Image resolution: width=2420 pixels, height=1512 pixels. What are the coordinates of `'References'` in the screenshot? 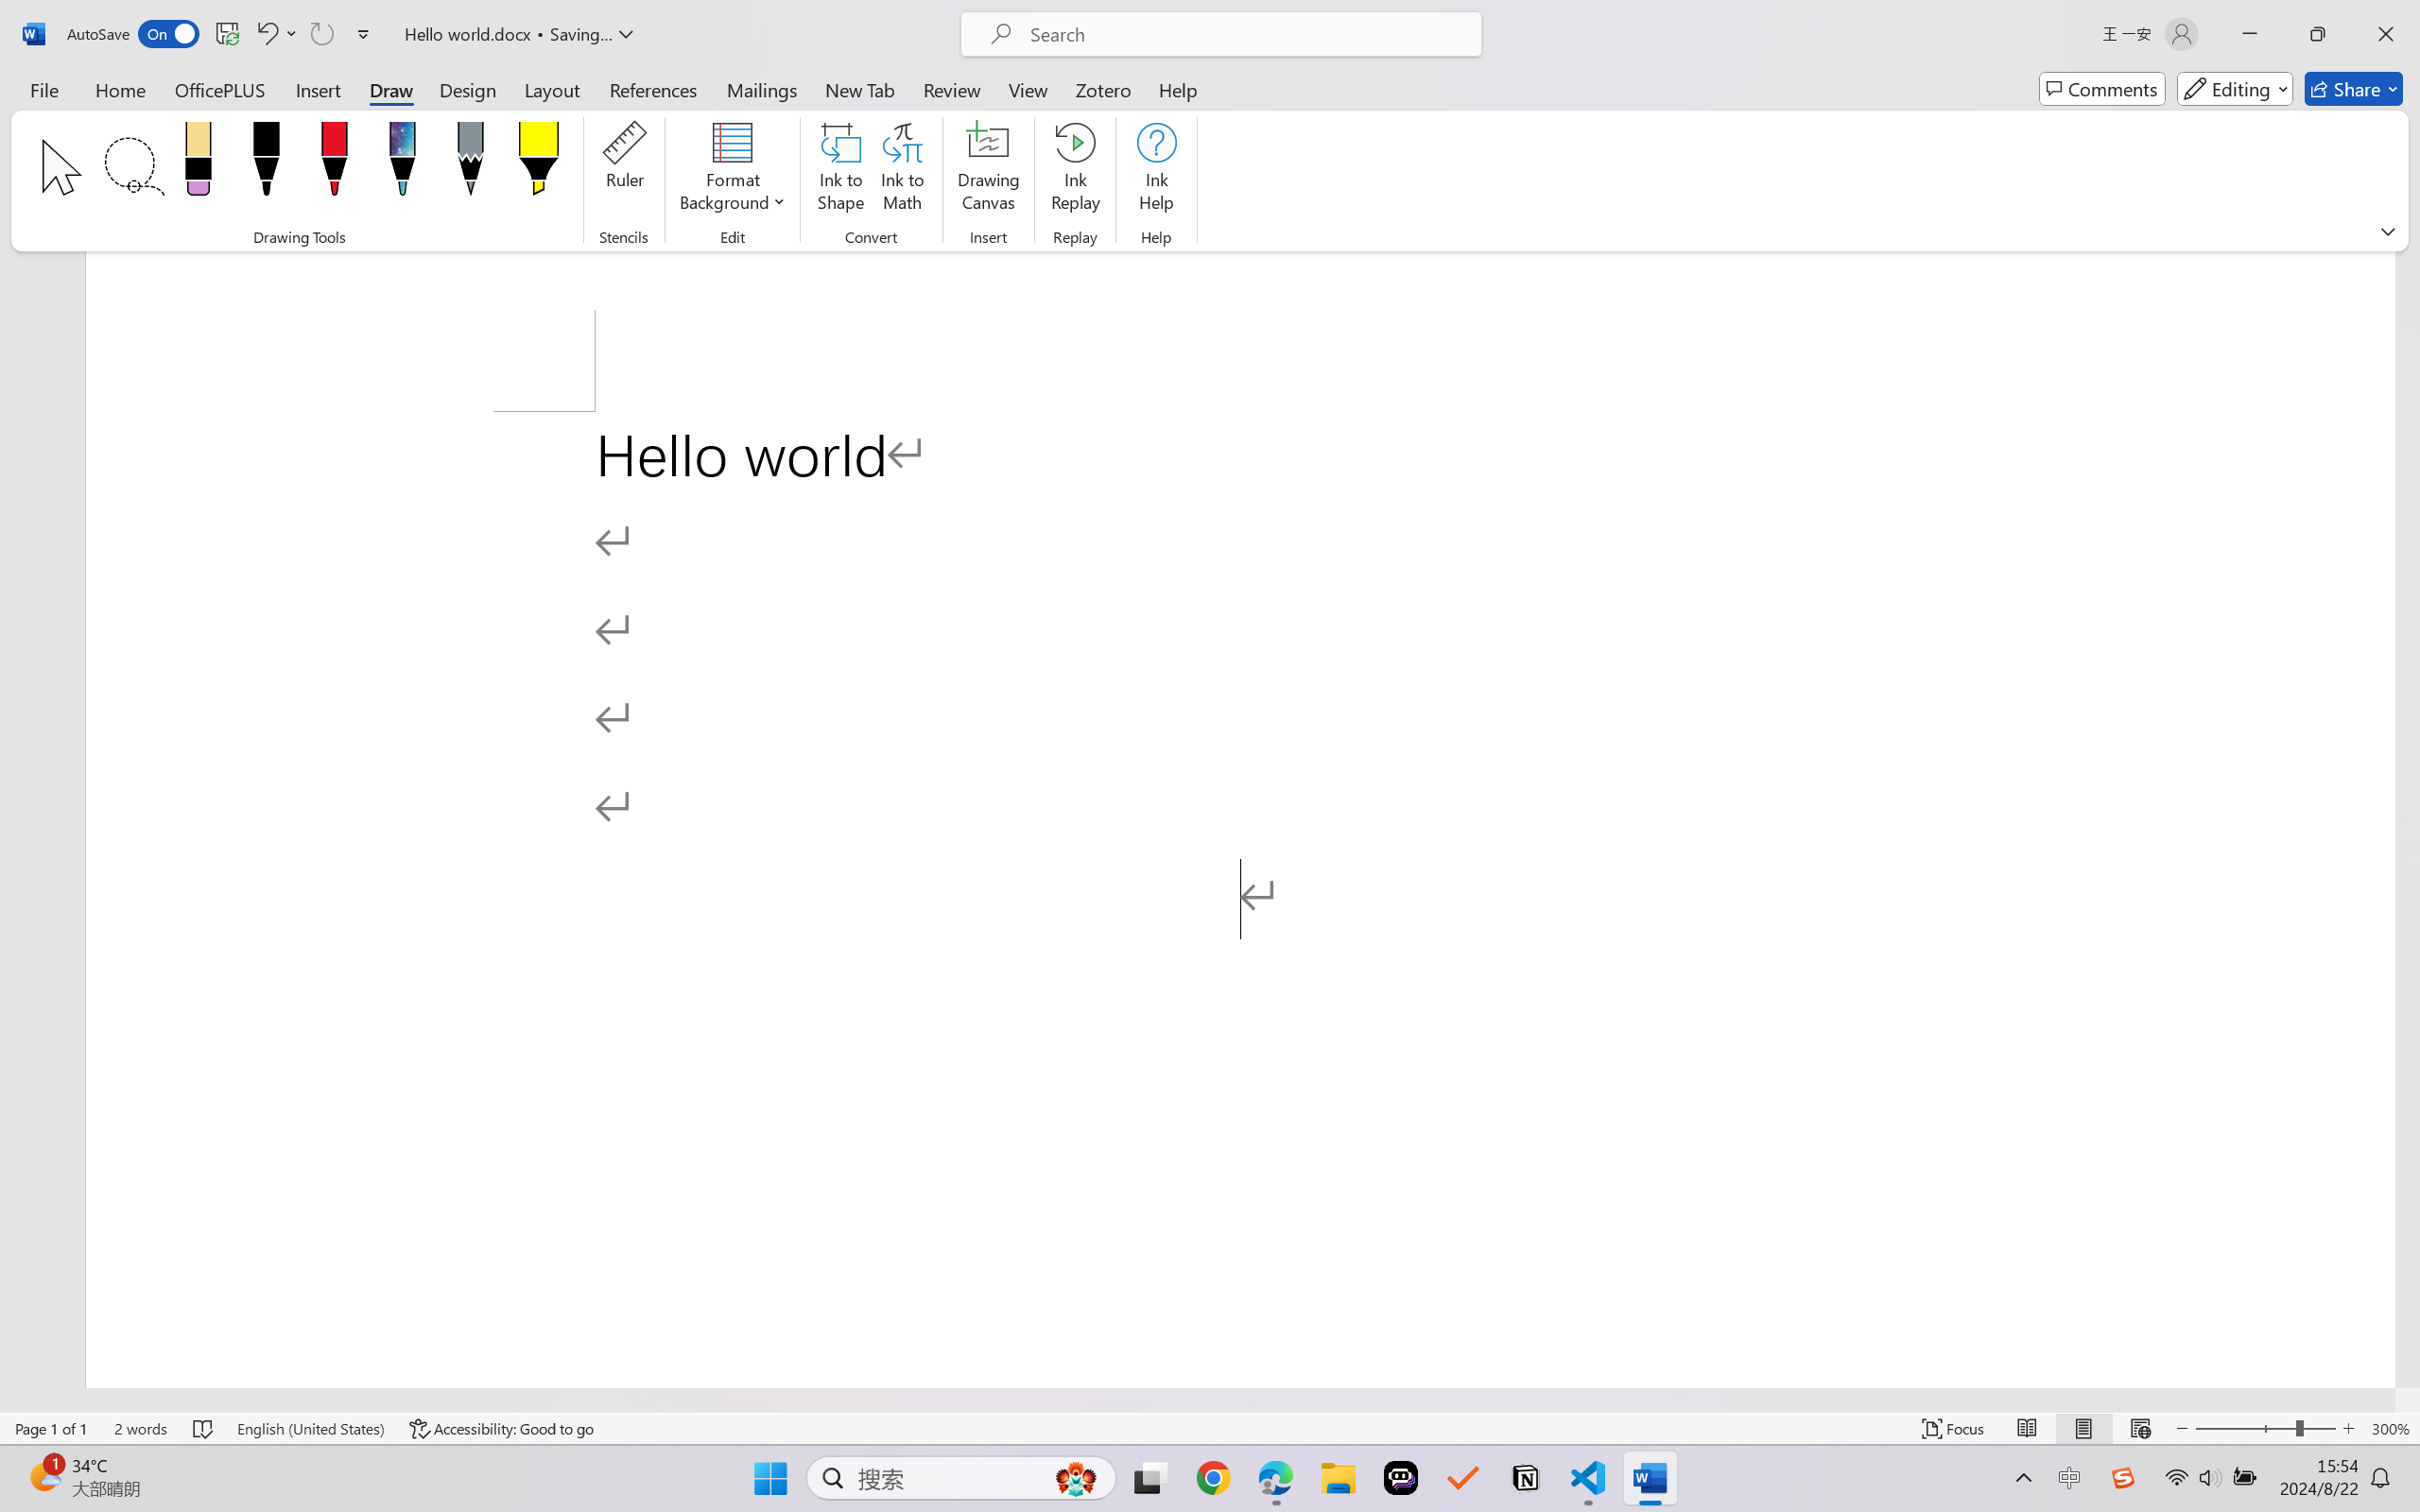 It's located at (653, 88).